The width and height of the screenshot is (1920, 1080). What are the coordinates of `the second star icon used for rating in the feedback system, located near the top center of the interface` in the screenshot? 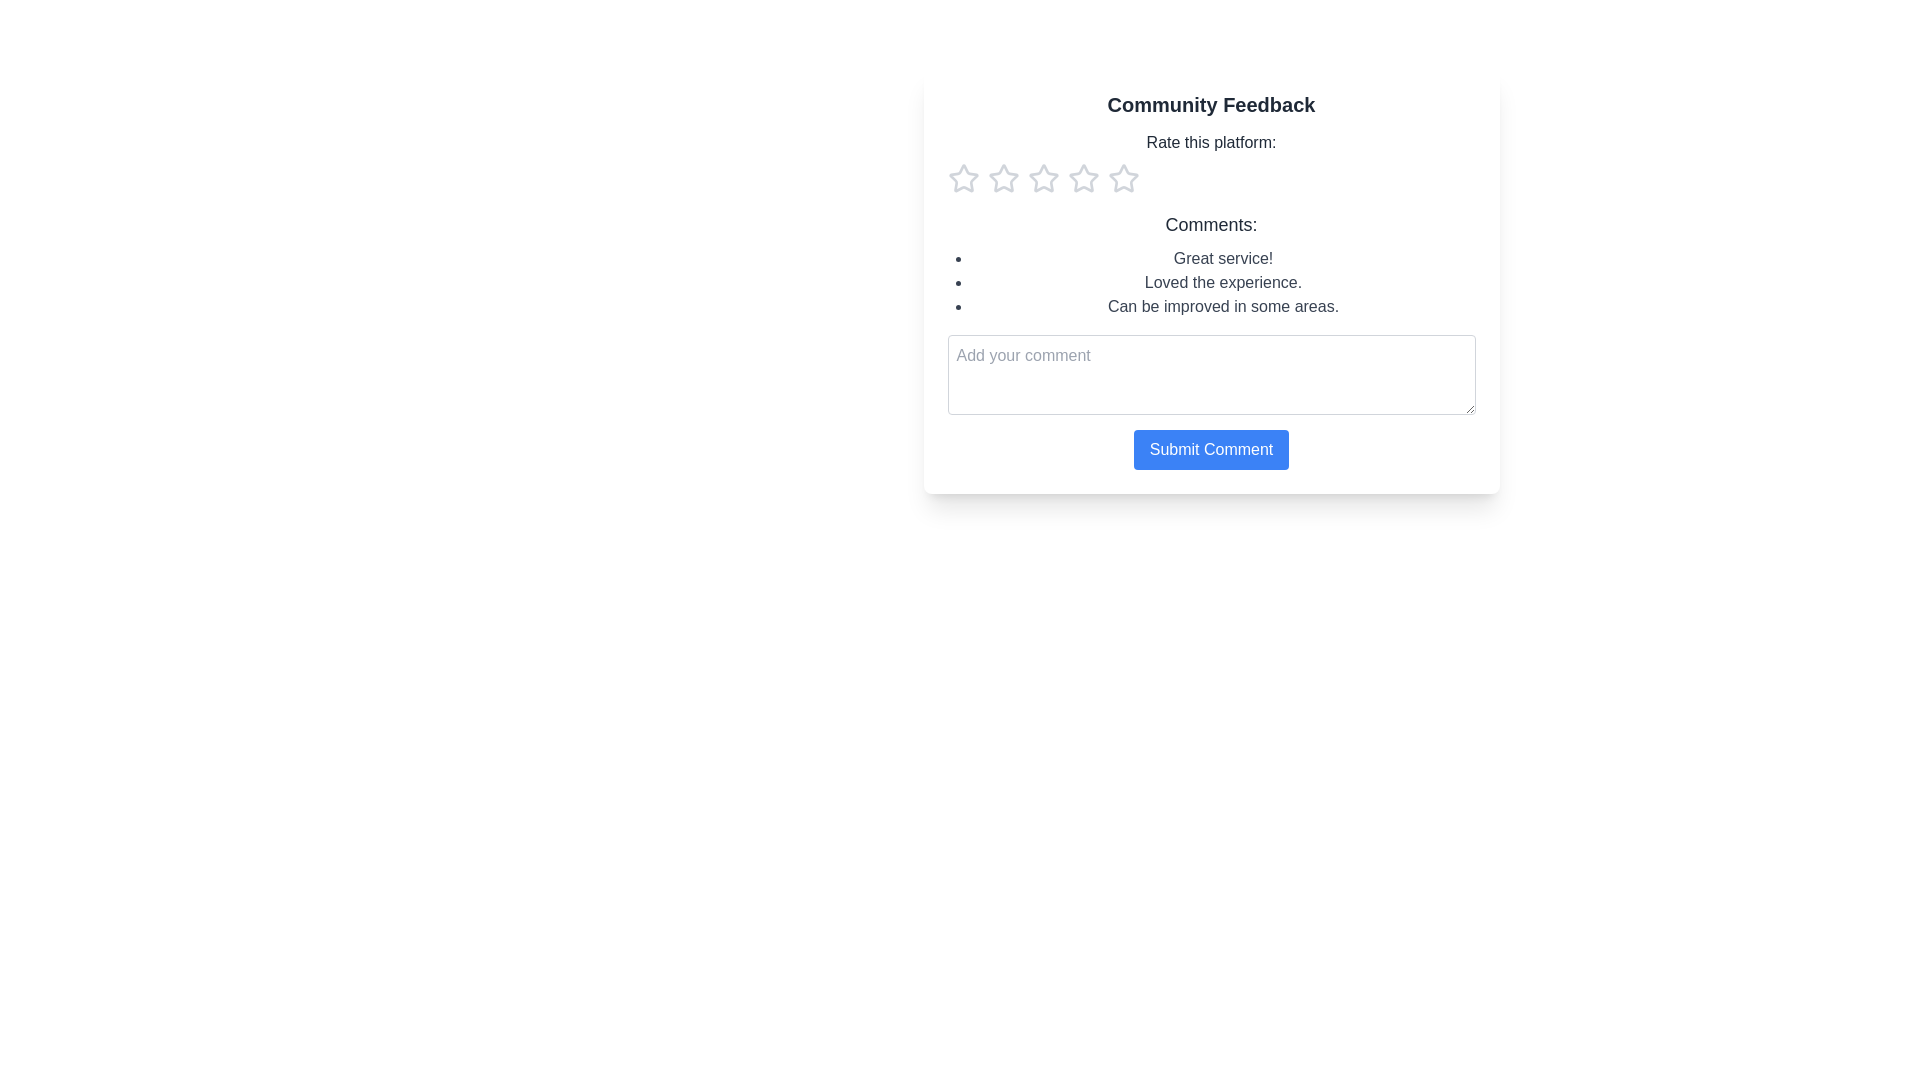 It's located at (1082, 177).